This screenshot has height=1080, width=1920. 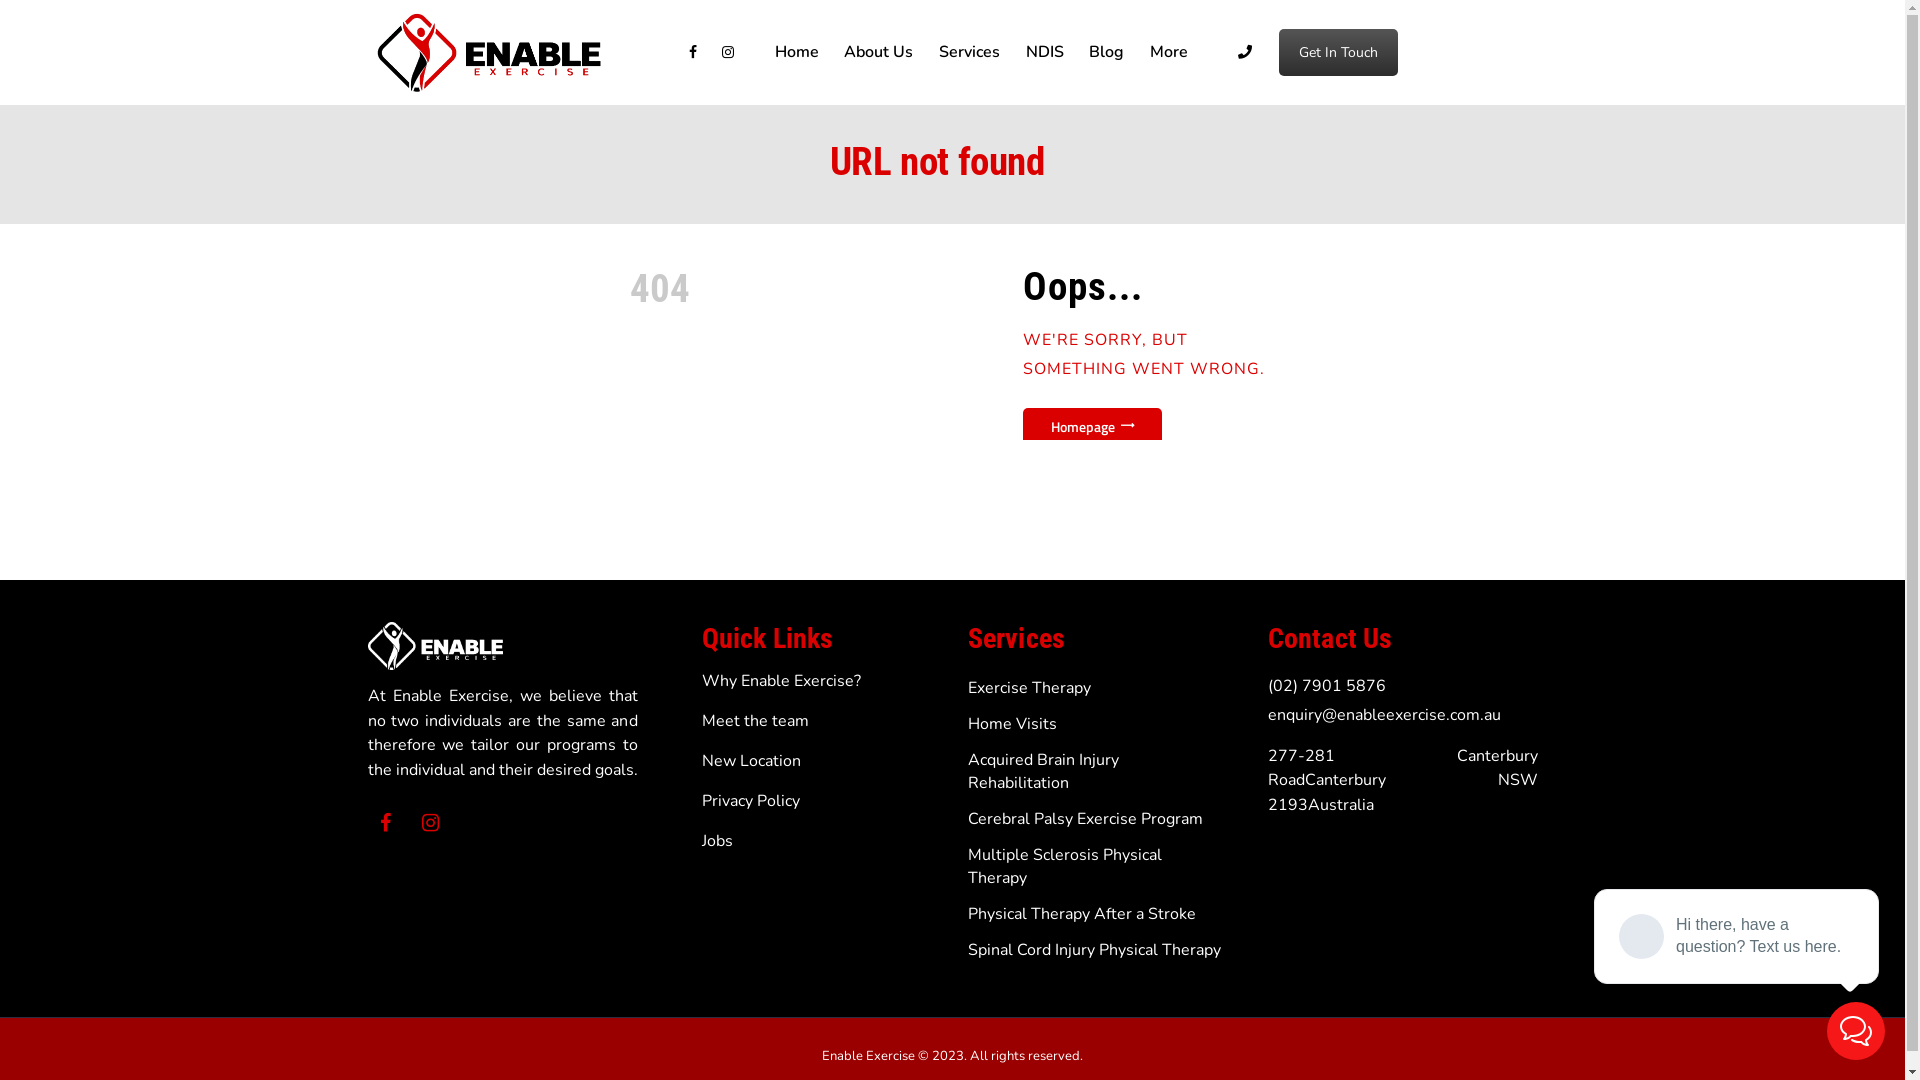 I want to click on 'Physical Therapy After a Stroke', so click(x=1080, y=914).